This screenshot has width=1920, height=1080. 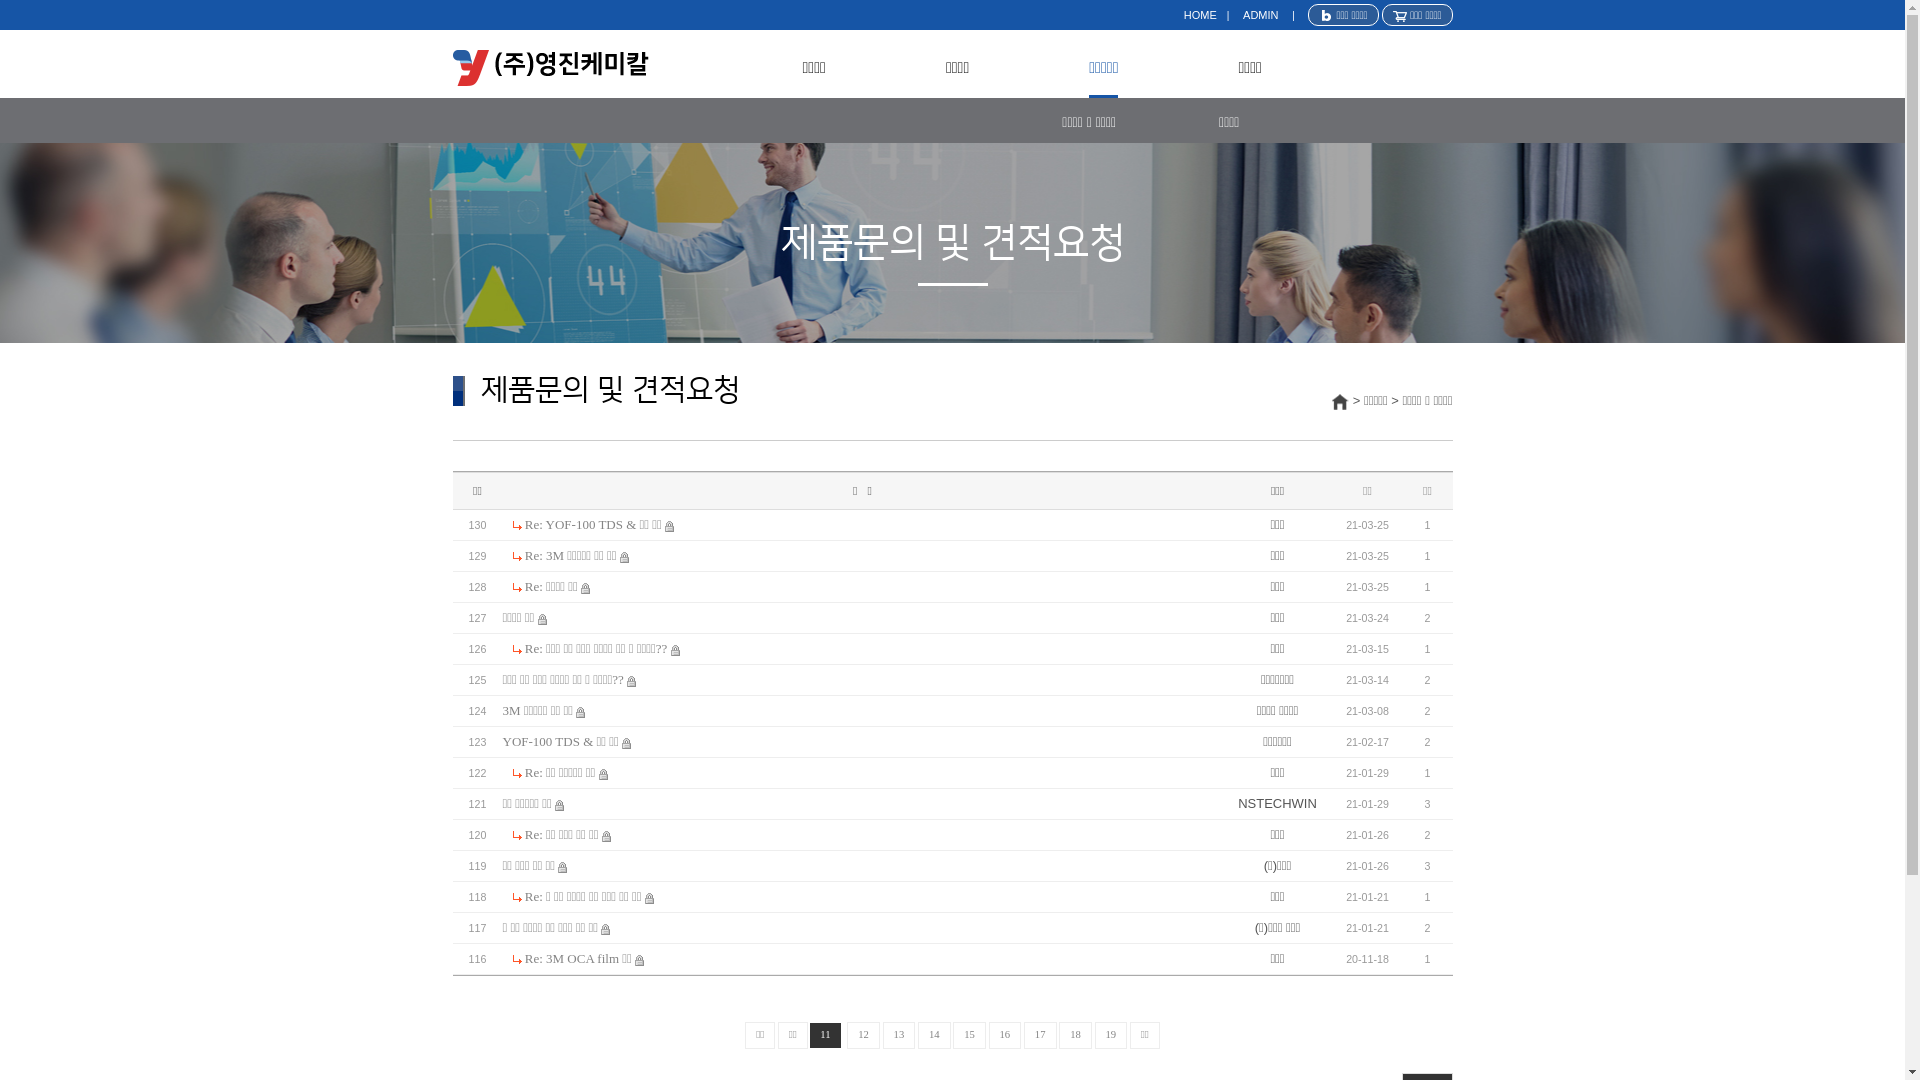 I want to click on '13', so click(x=882, y=1035).